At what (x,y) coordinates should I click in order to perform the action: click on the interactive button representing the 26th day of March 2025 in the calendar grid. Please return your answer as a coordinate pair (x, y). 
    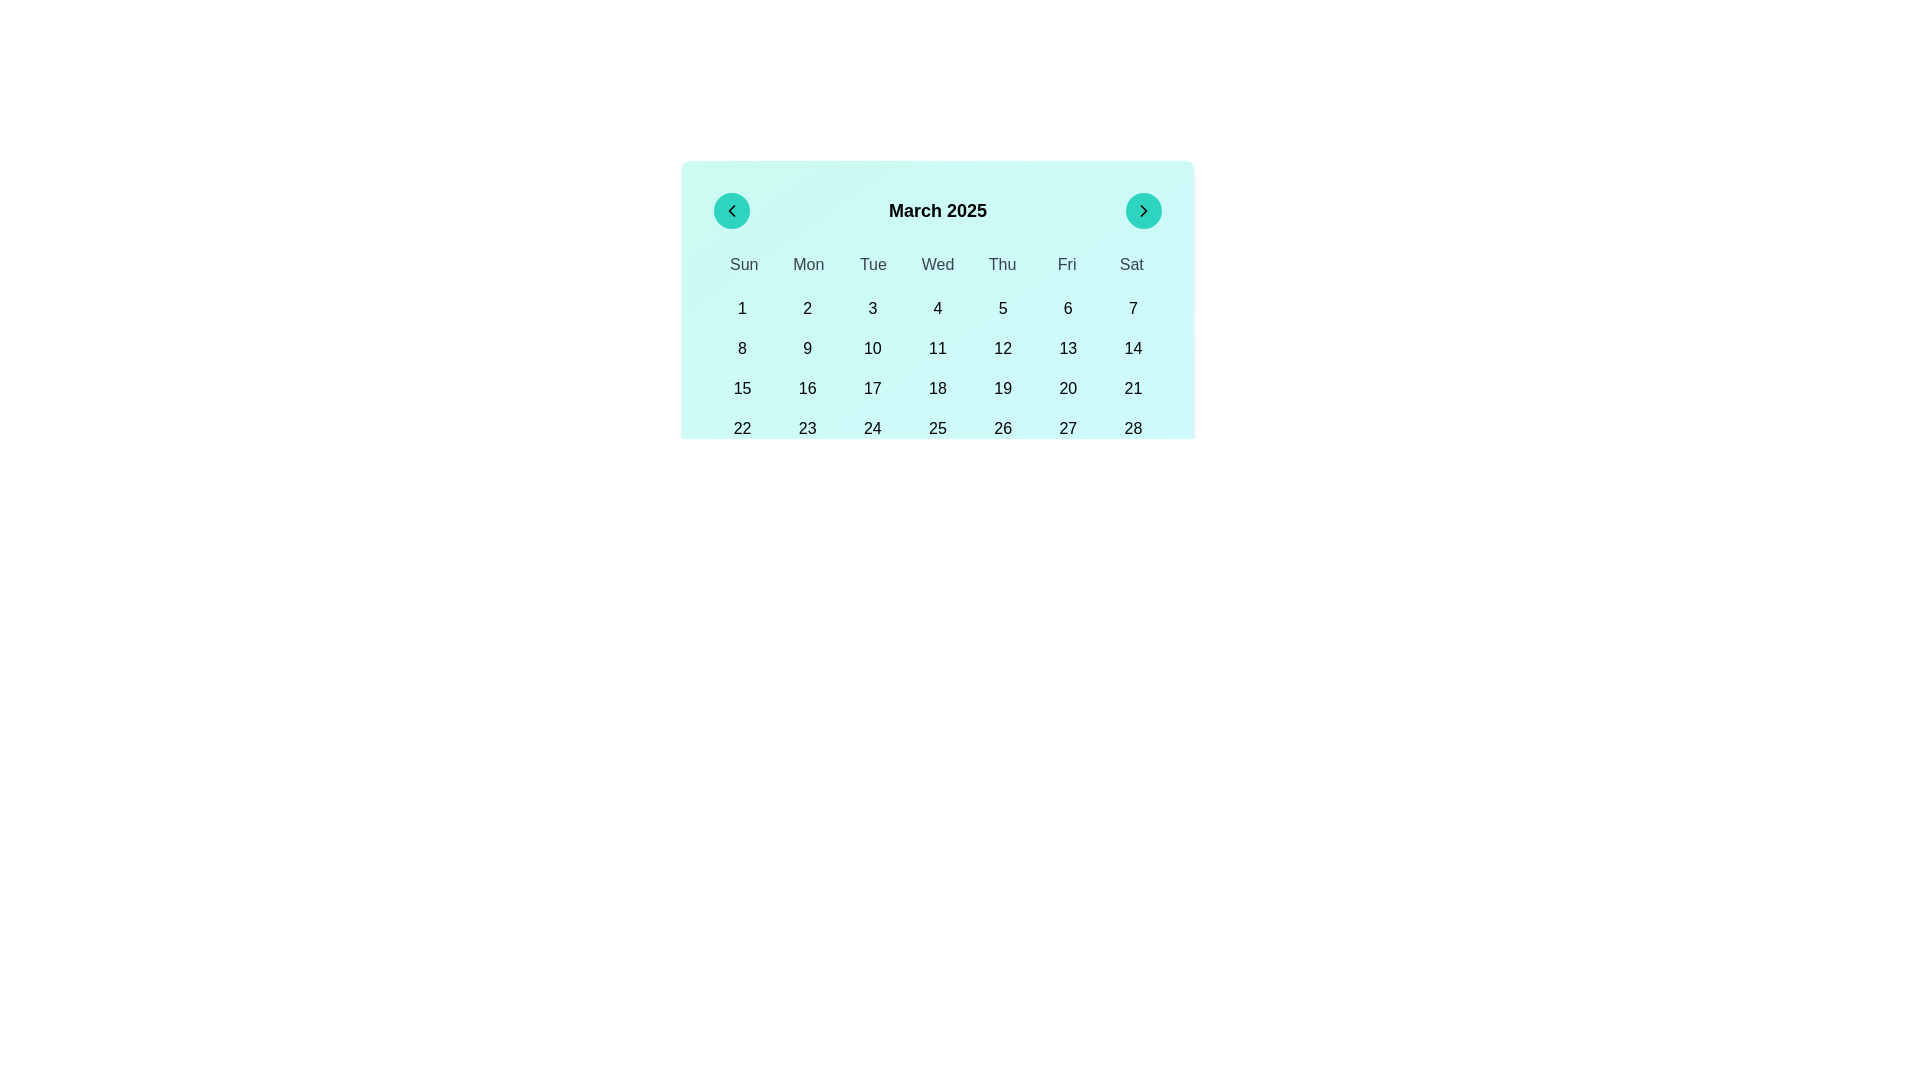
    Looking at the image, I should click on (1003, 427).